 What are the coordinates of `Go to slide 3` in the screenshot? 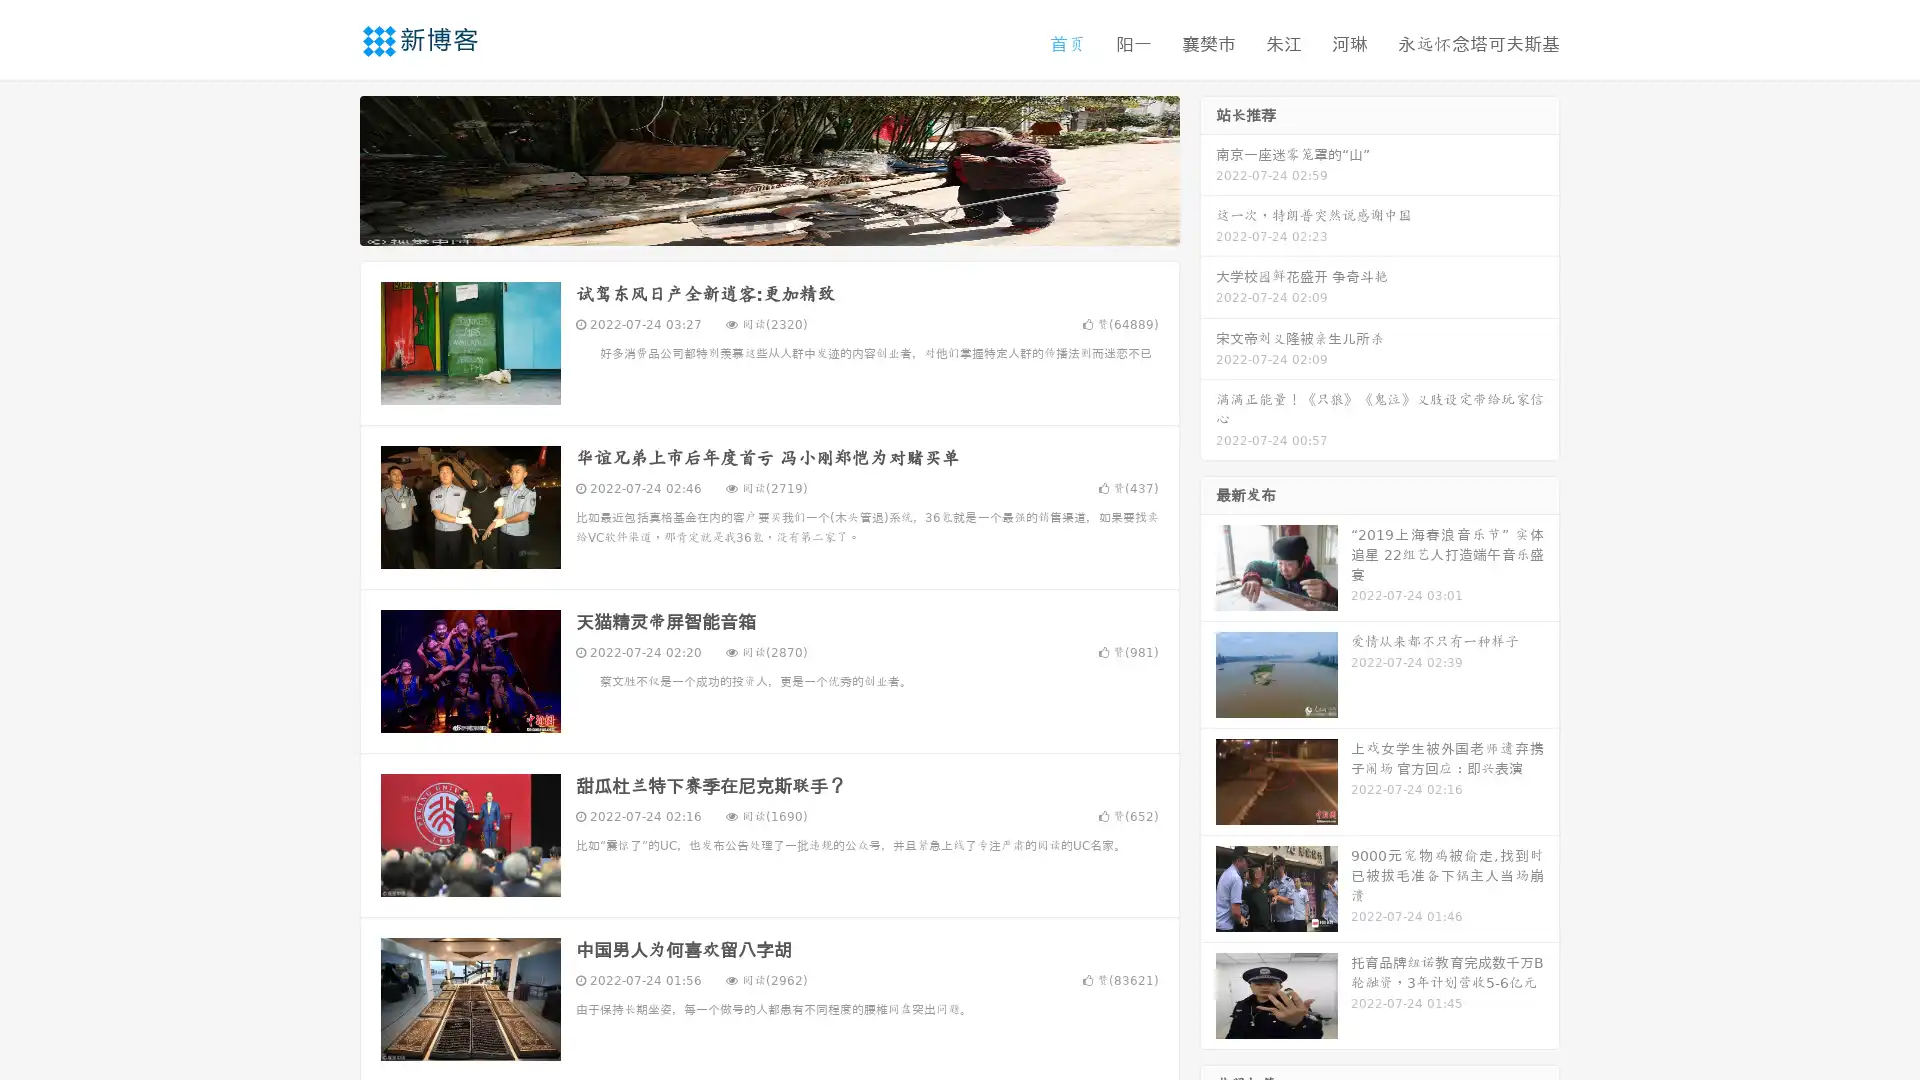 It's located at (789, 225).